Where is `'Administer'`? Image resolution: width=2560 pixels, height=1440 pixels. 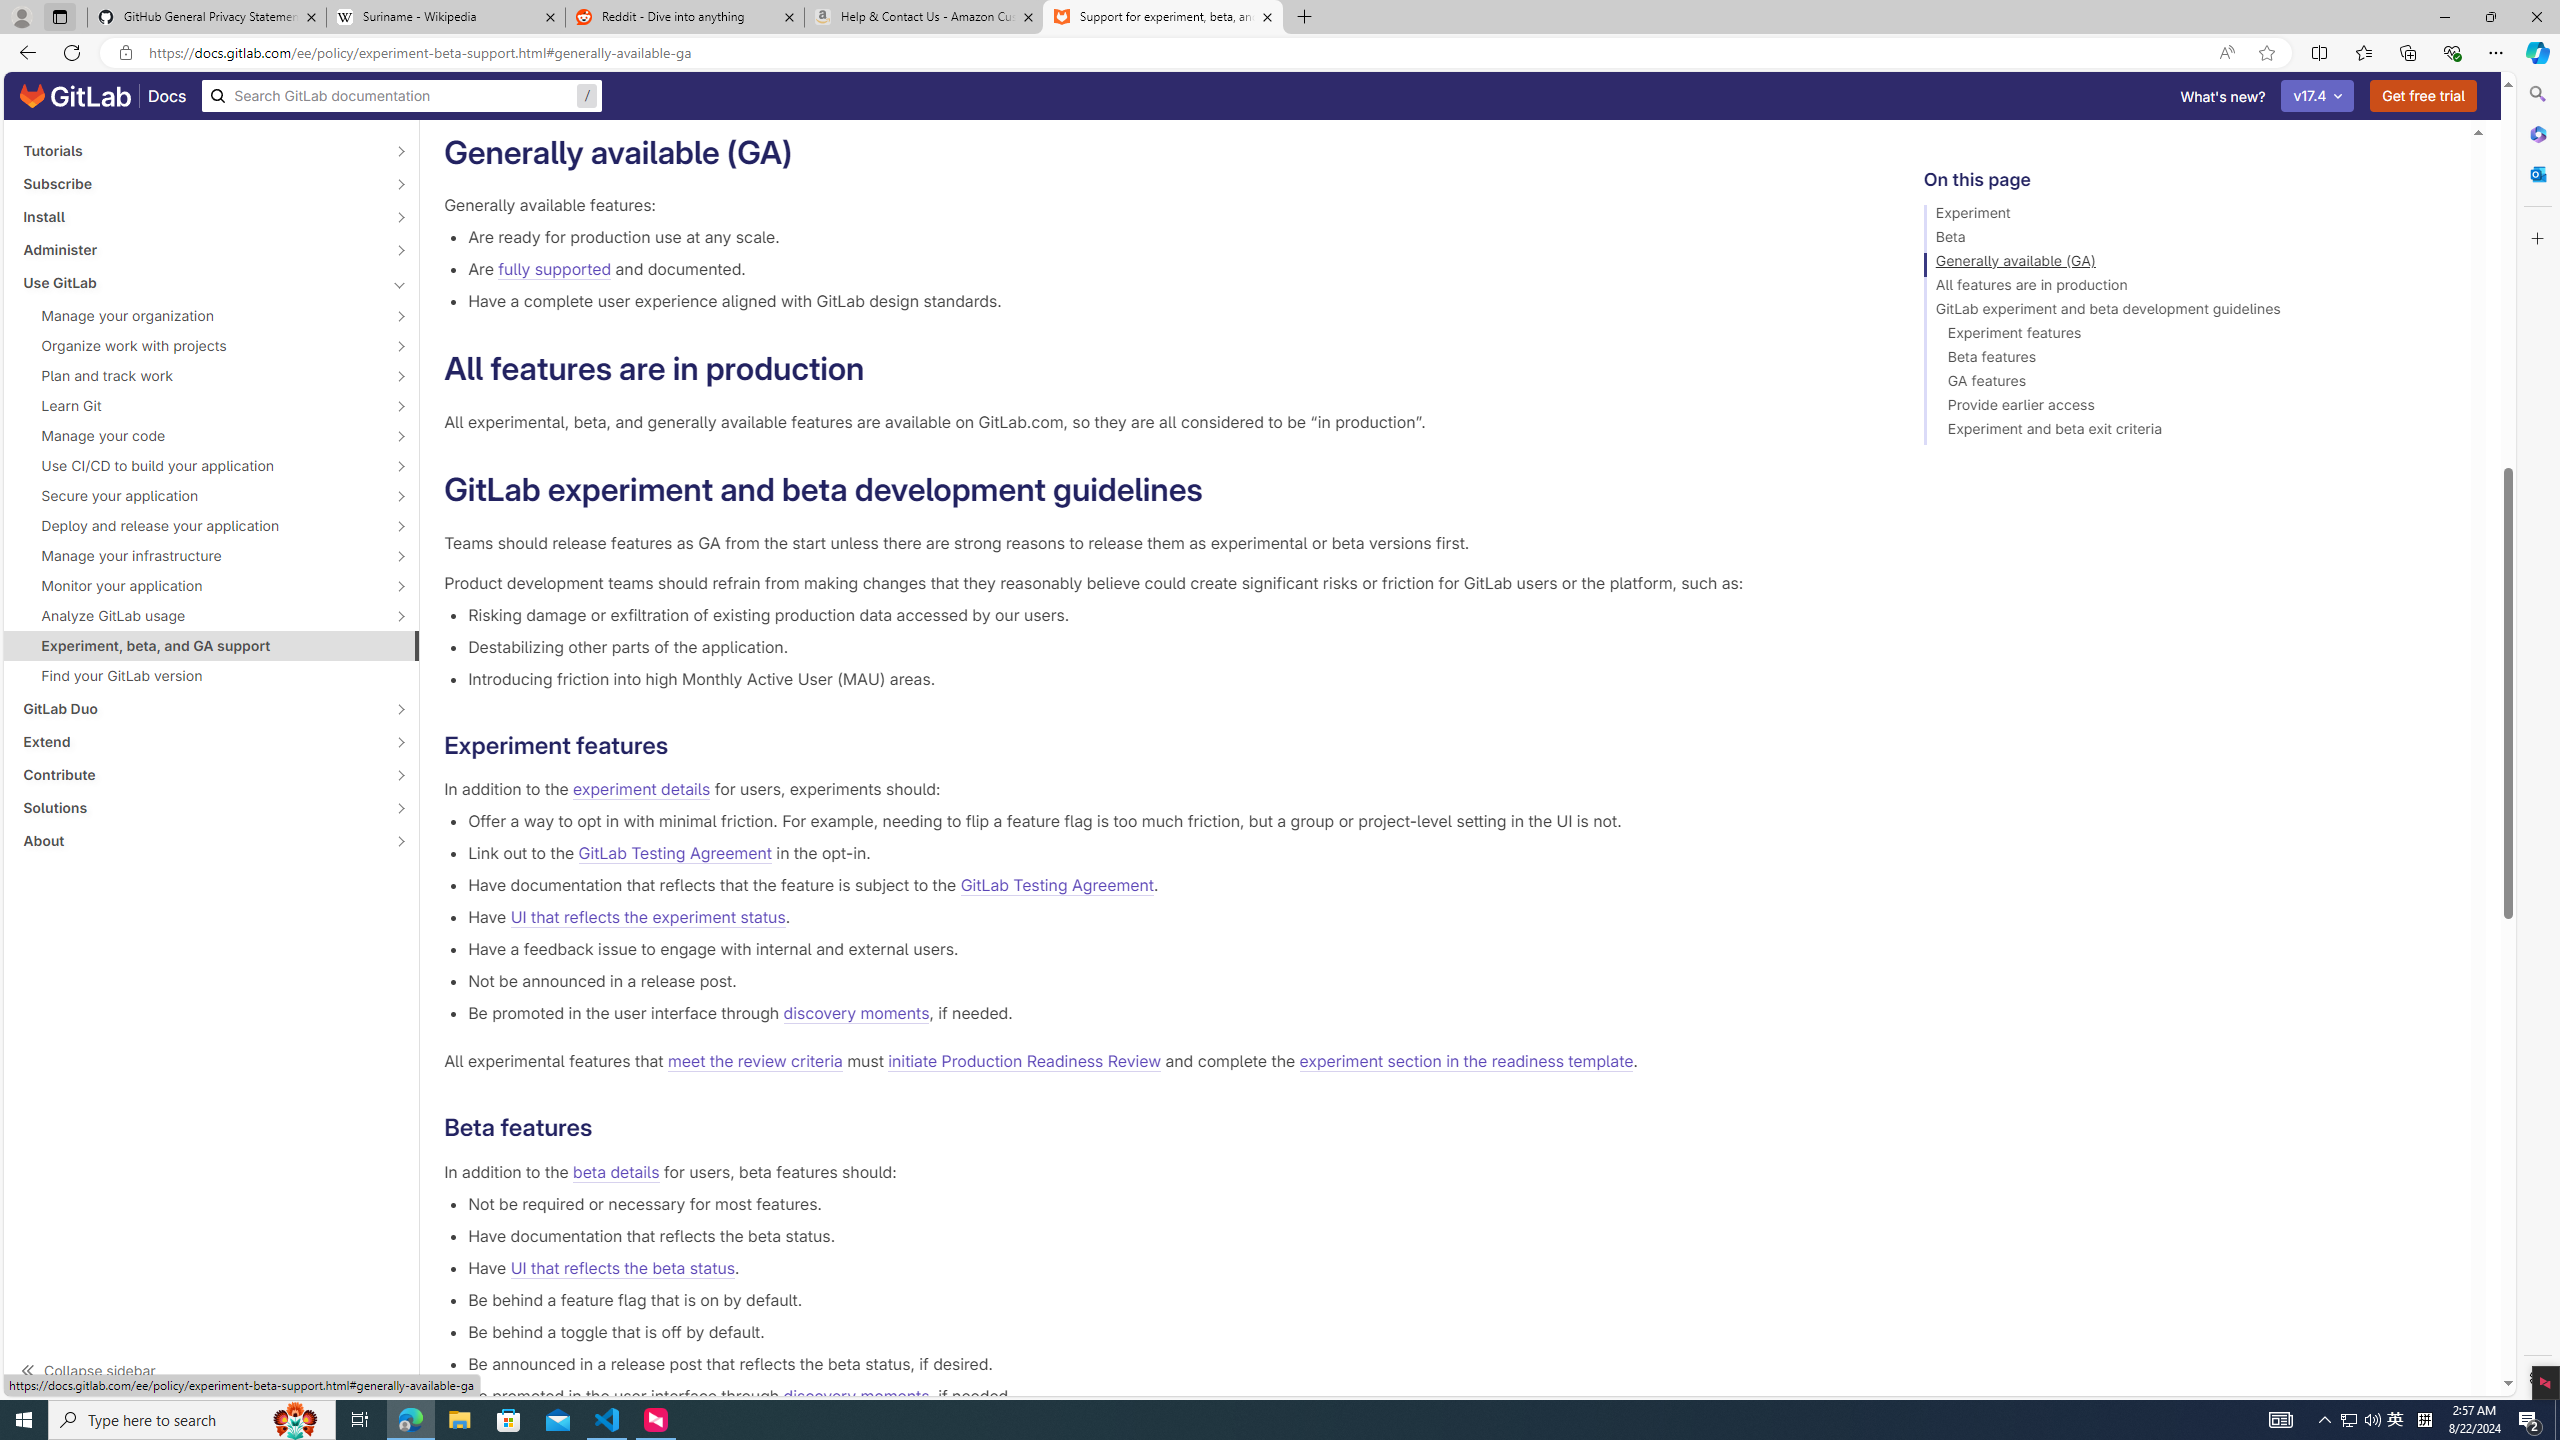 'Administer' is located at coordinates (199, 248).